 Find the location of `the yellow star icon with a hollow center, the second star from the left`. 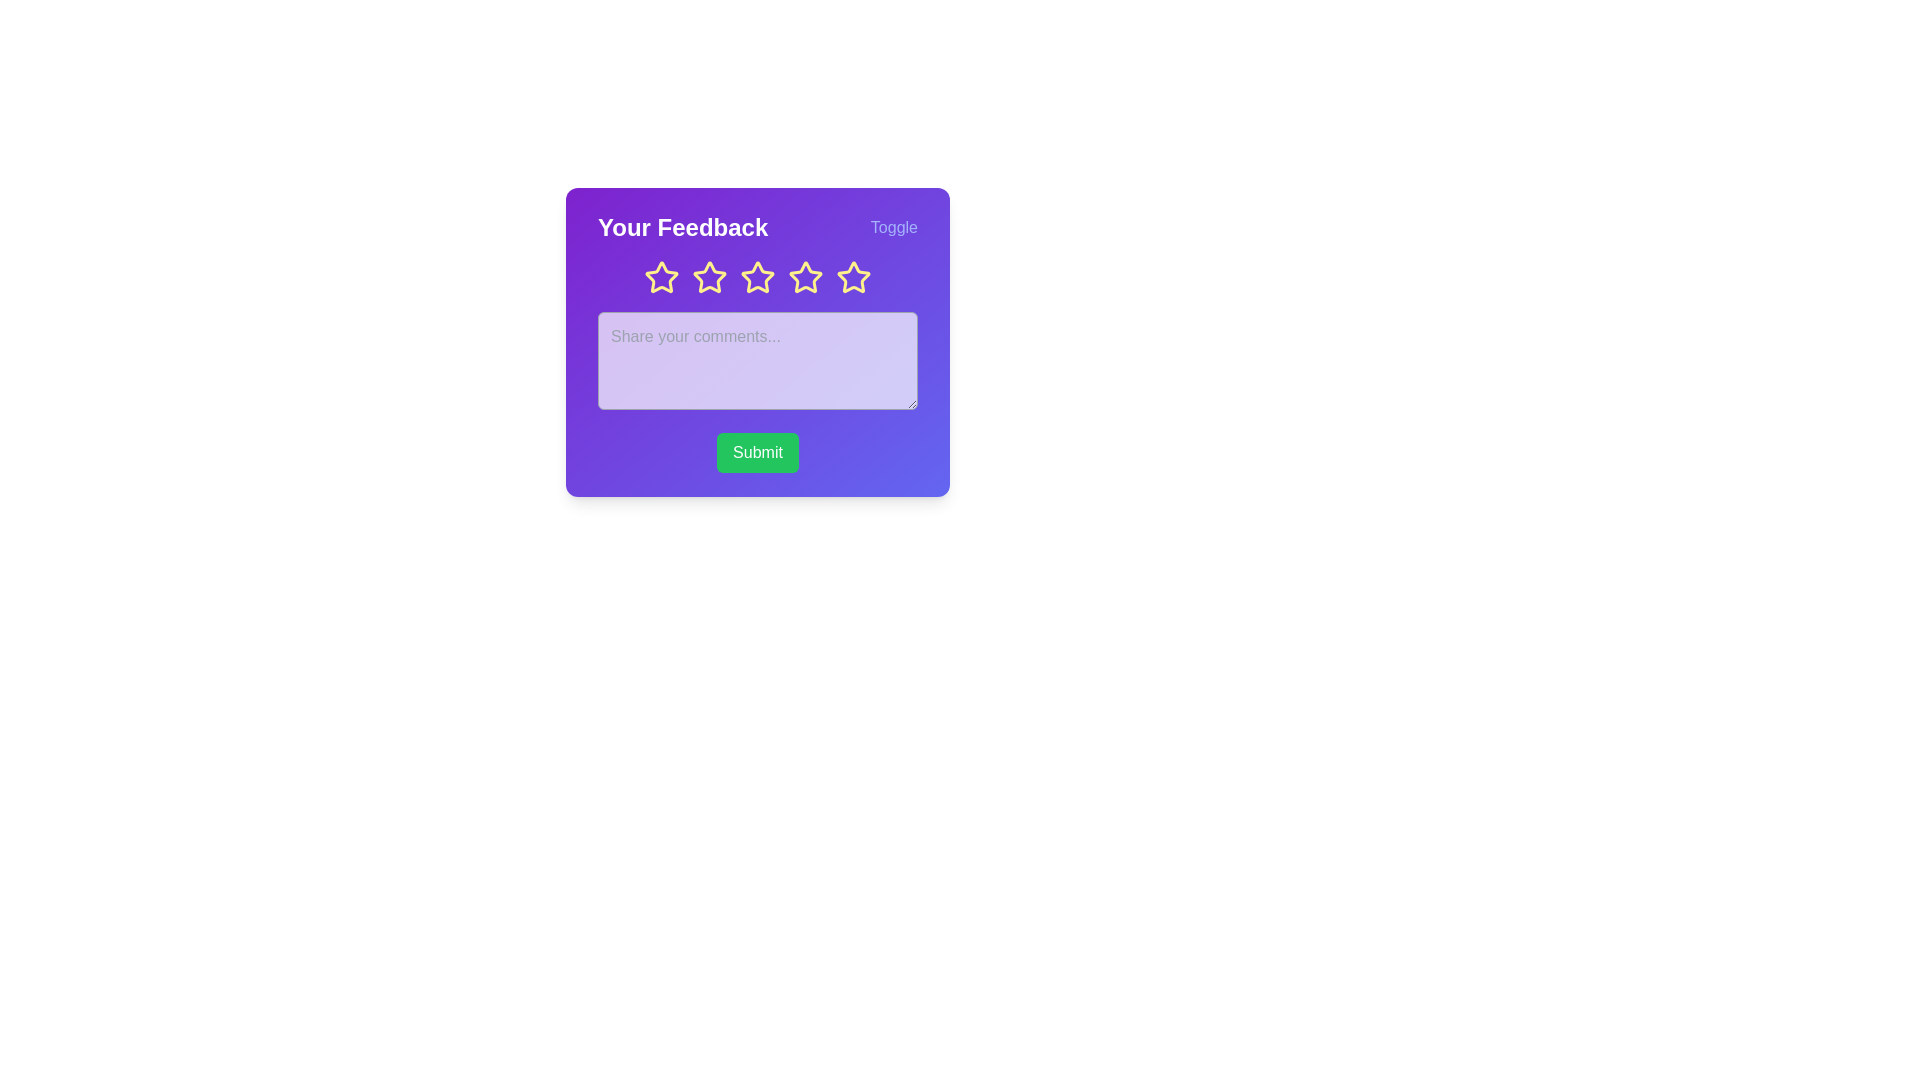

the yellow star icon with a hollow center, the second star from the left is located at coordinates (710, 277).